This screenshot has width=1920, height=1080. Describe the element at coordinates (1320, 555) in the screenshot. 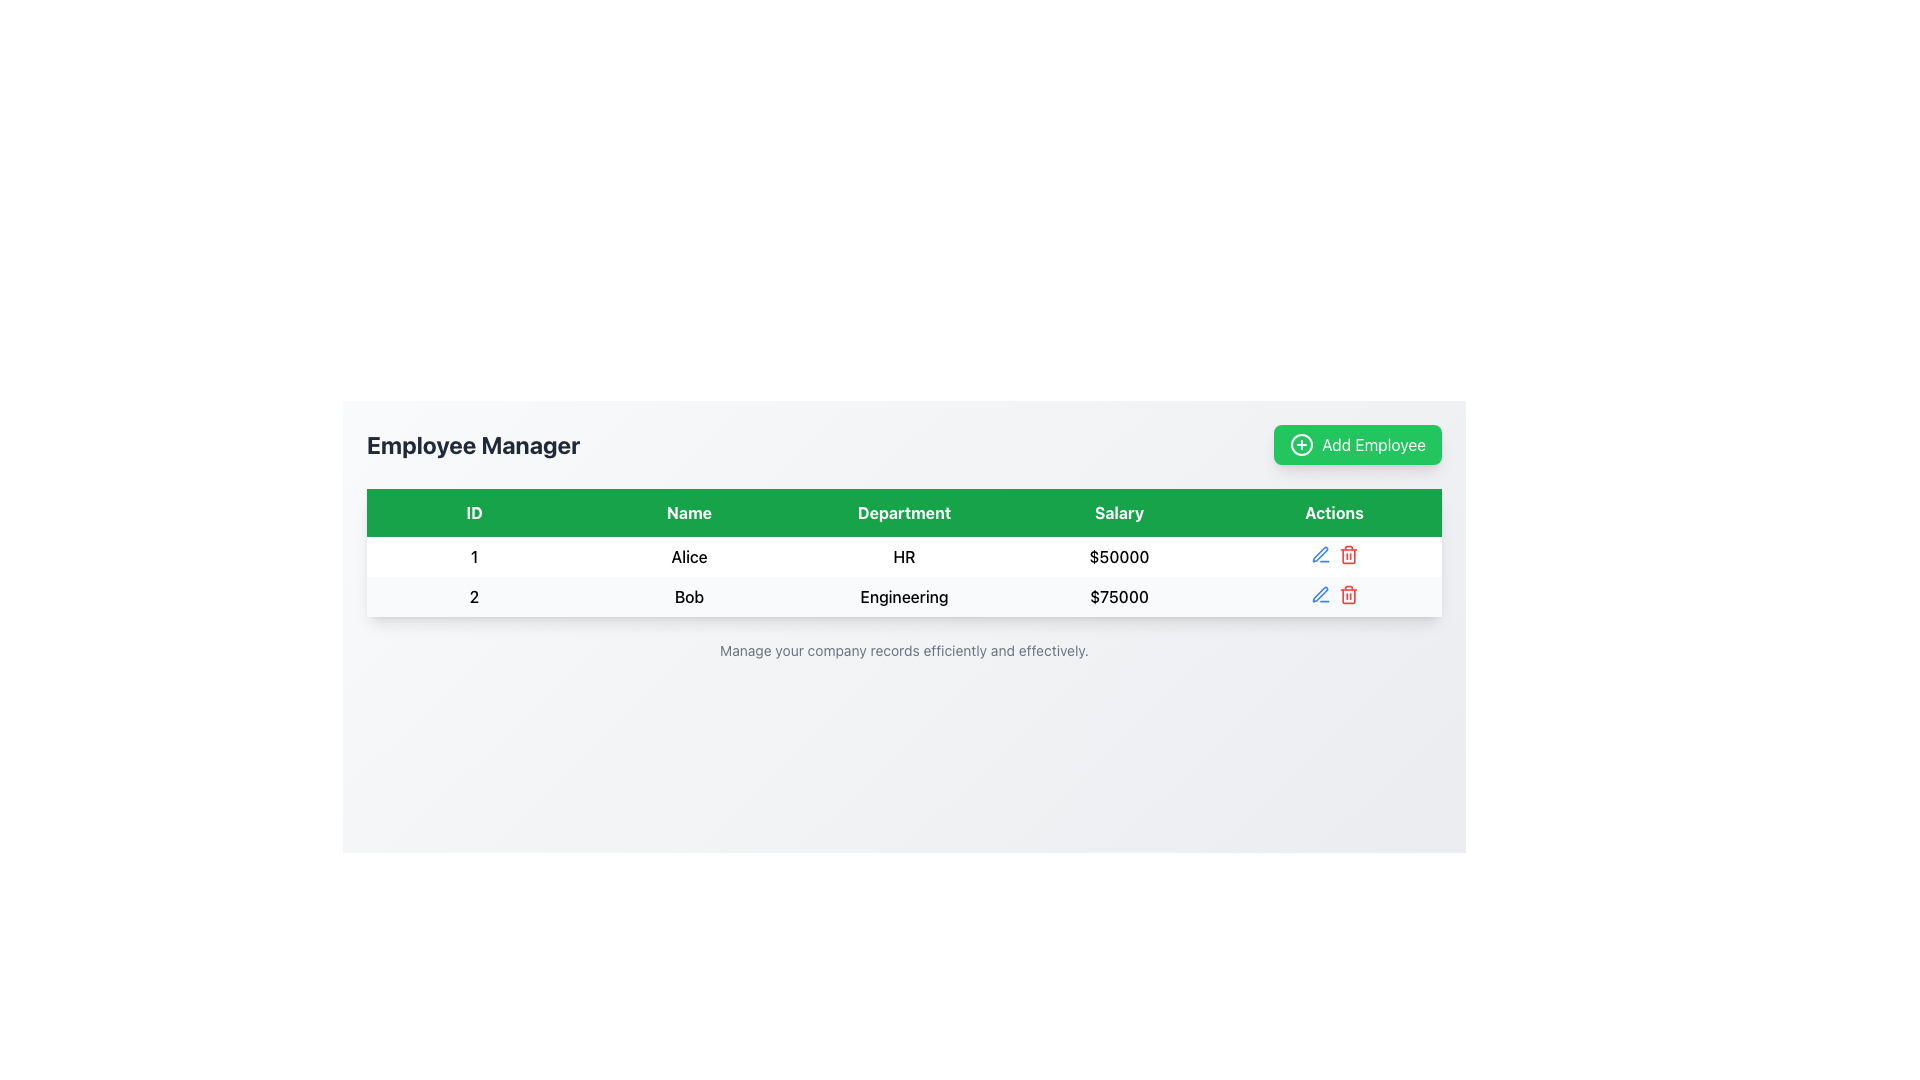

I see `the blue pen icon button located under the 'Actions' column of the second row labeled 'Bob' in the table` at that location.